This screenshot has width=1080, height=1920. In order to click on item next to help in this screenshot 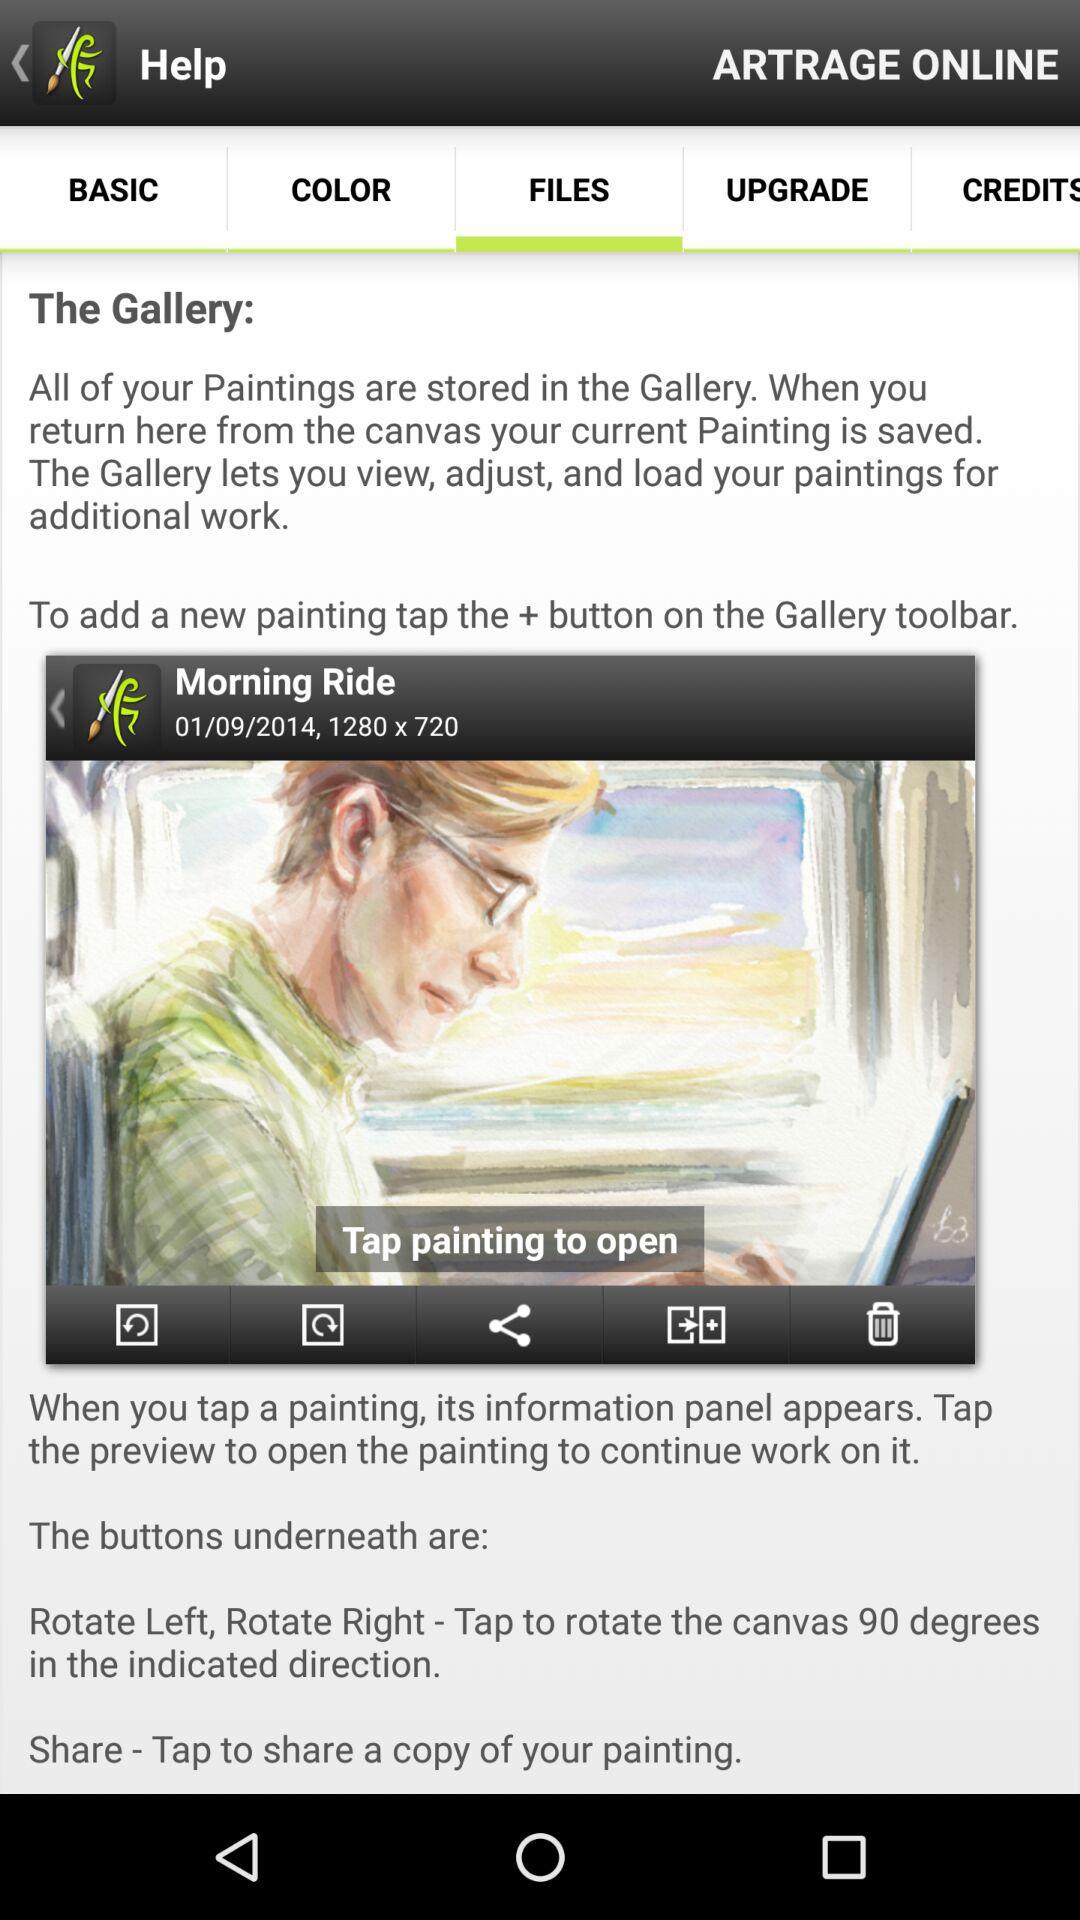, I will do `click(884, 62)`.